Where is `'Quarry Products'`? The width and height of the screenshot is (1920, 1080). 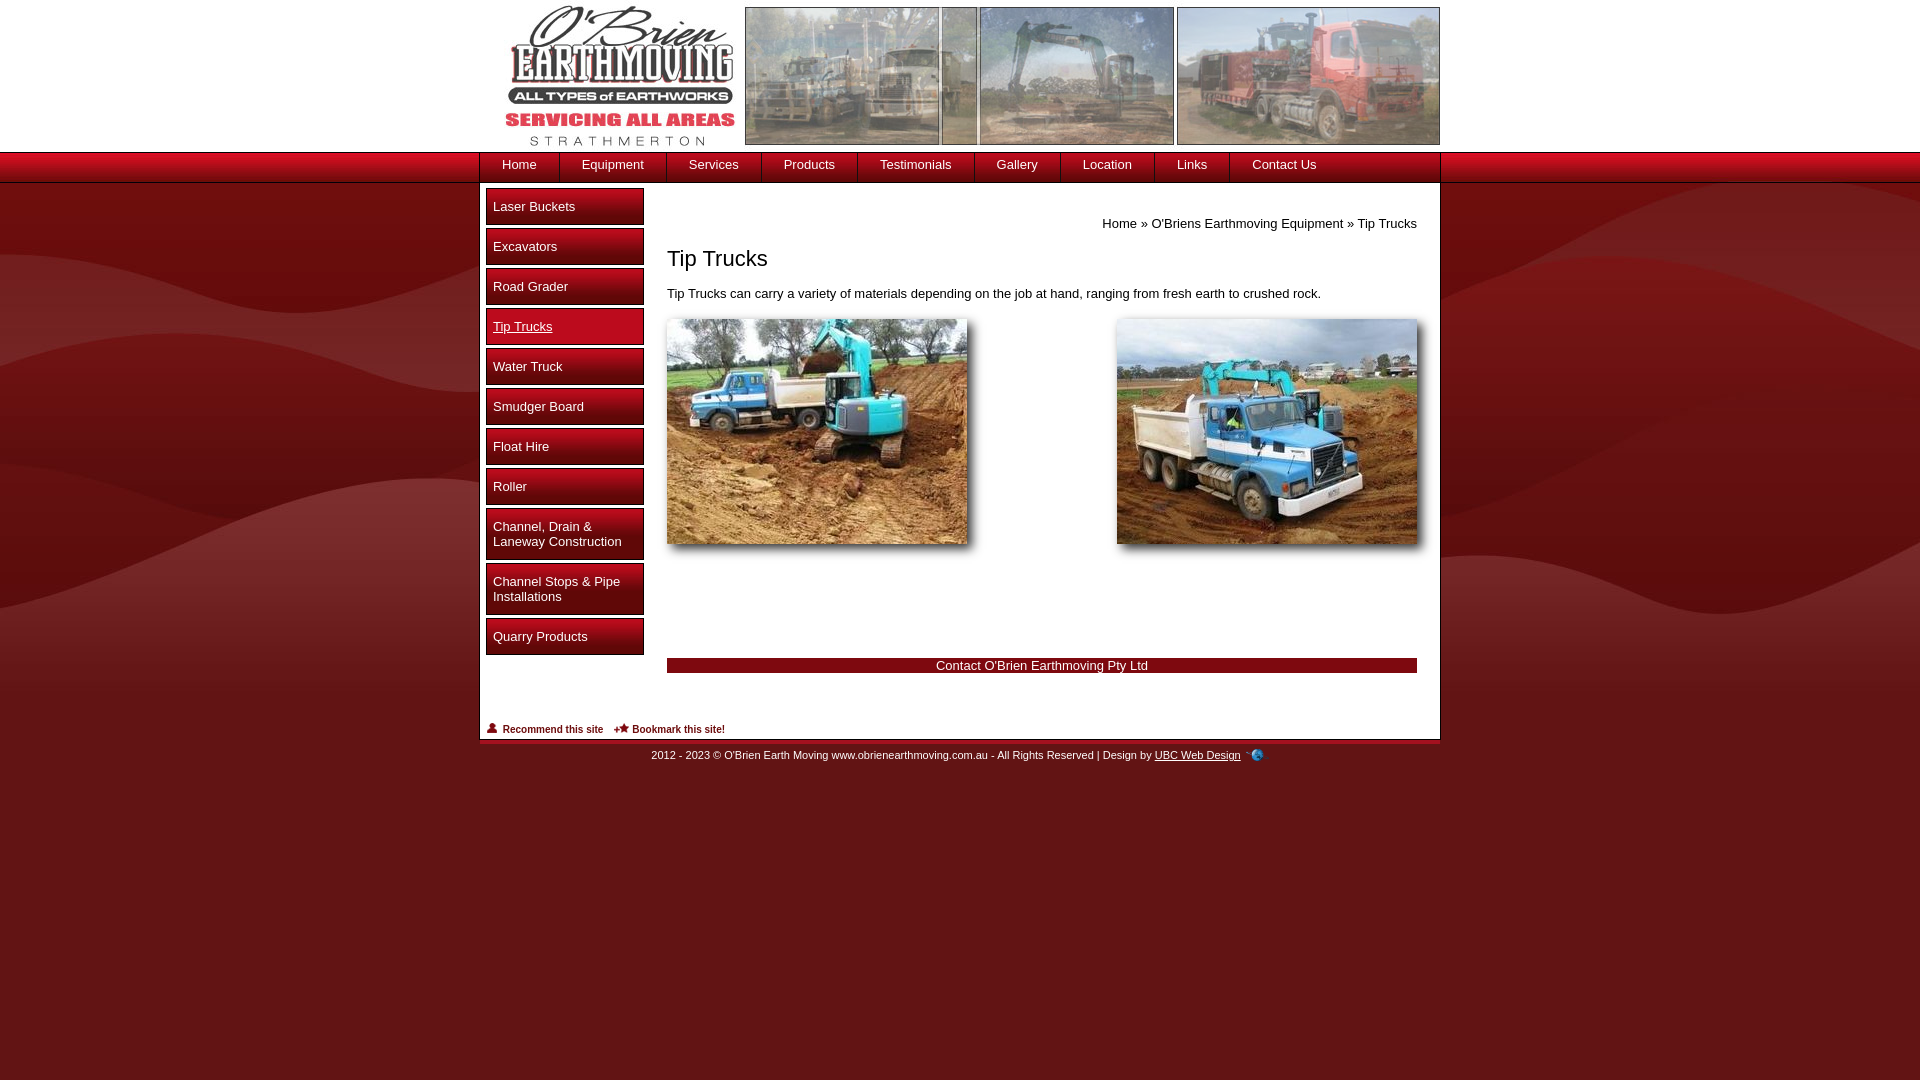 'Quarry Products' is located at coordinates (564, 636).